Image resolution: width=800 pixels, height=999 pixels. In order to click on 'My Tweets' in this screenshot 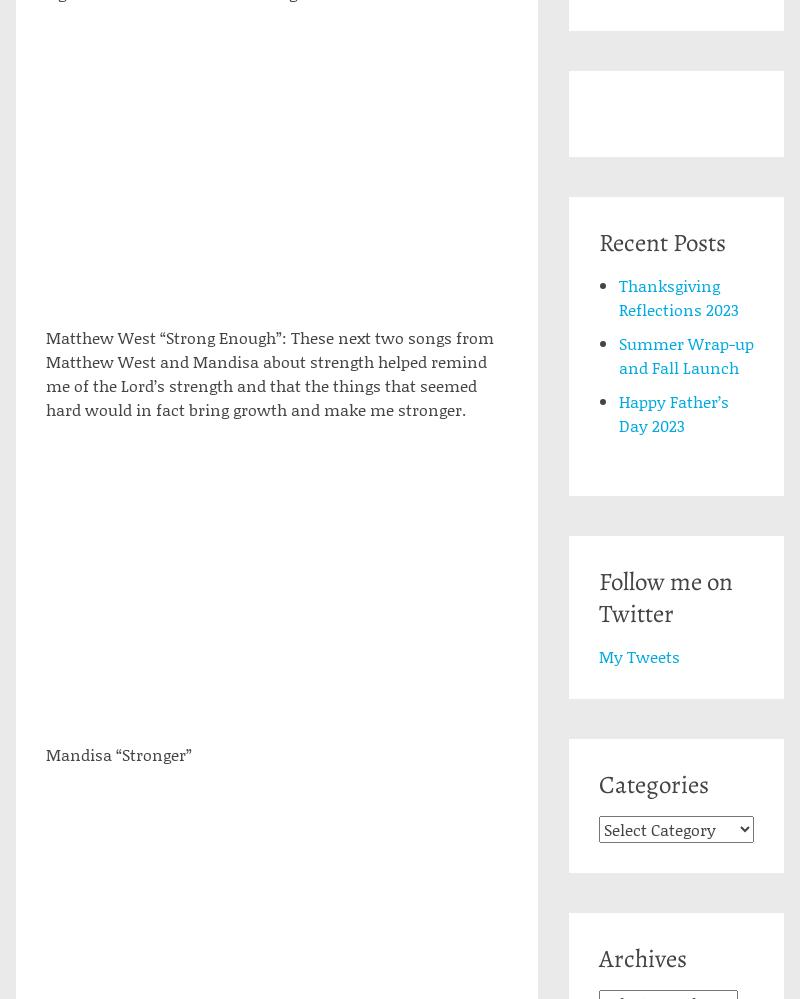, I will do `click(637, 655)`.